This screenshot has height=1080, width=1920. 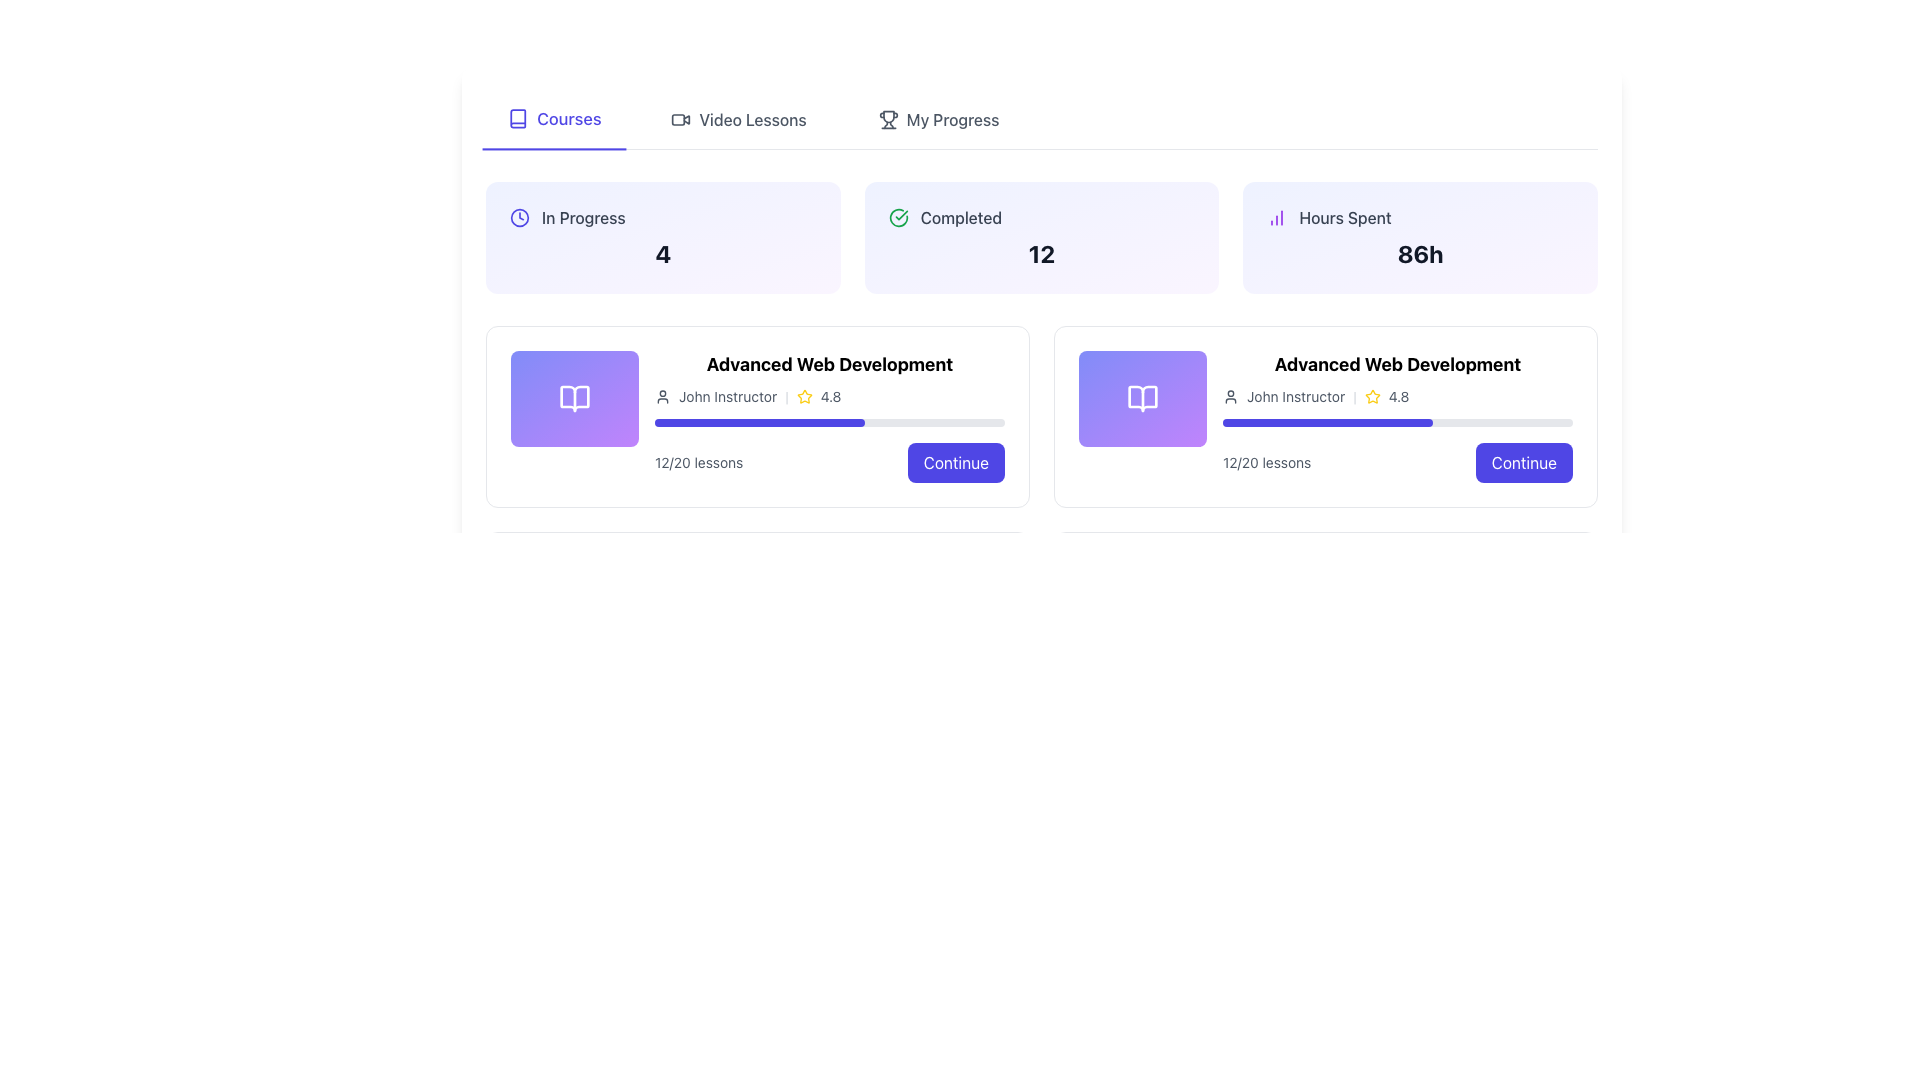 What do you see at coordinates (897, 218) in the screenshot?
I see `the visual styling of the completion success icon located to the left of the 'Completed' label in the top row of the interface` at bounding box center [897, 218].